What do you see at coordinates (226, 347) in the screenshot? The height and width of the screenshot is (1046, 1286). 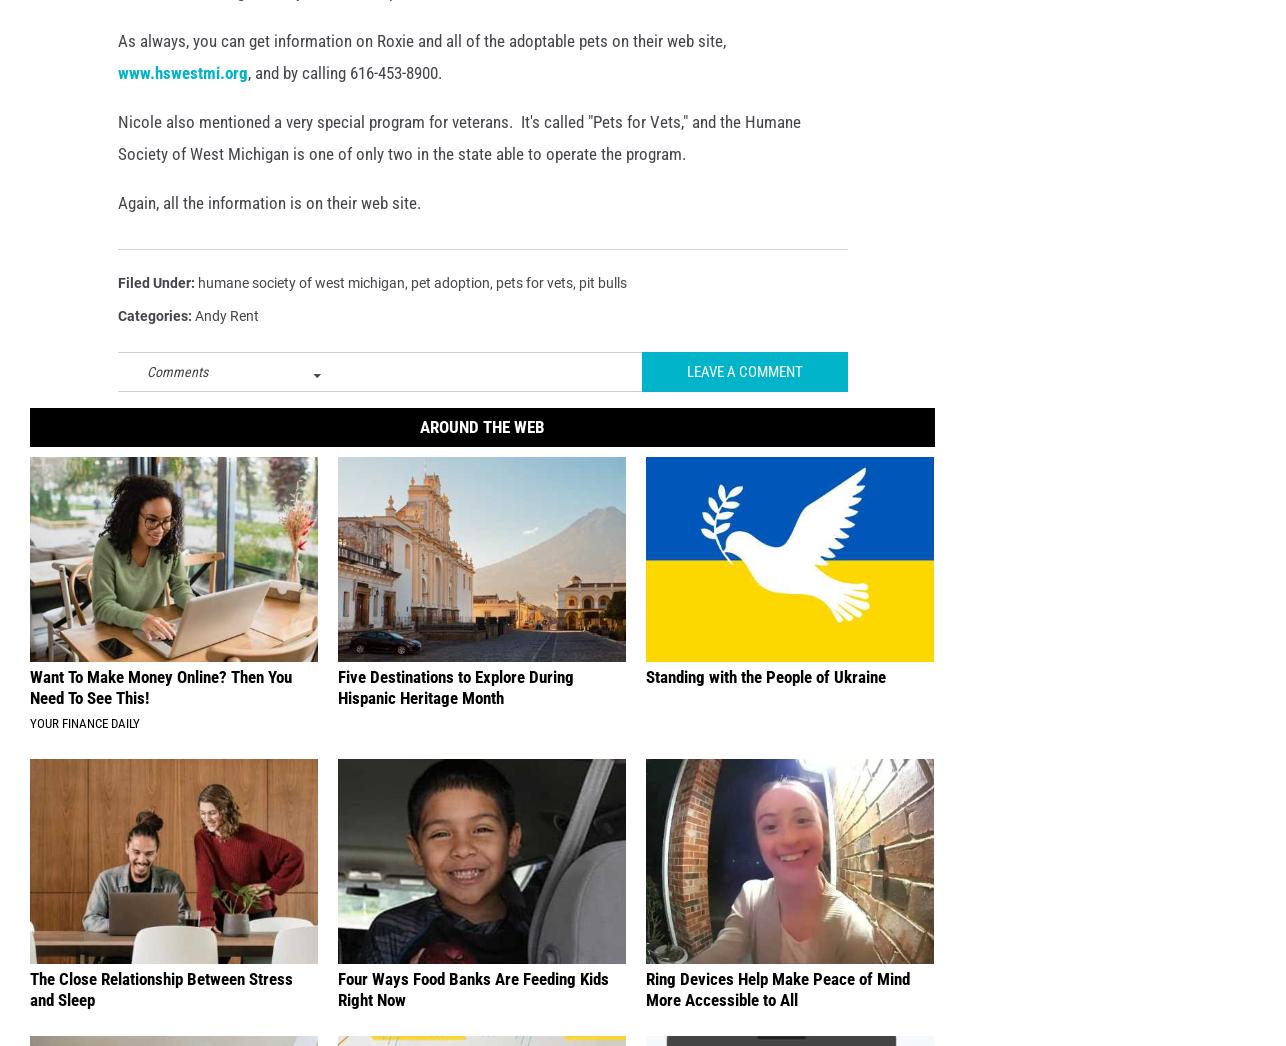 I see `'Andy Rent'` at bounding box center [226, 347].